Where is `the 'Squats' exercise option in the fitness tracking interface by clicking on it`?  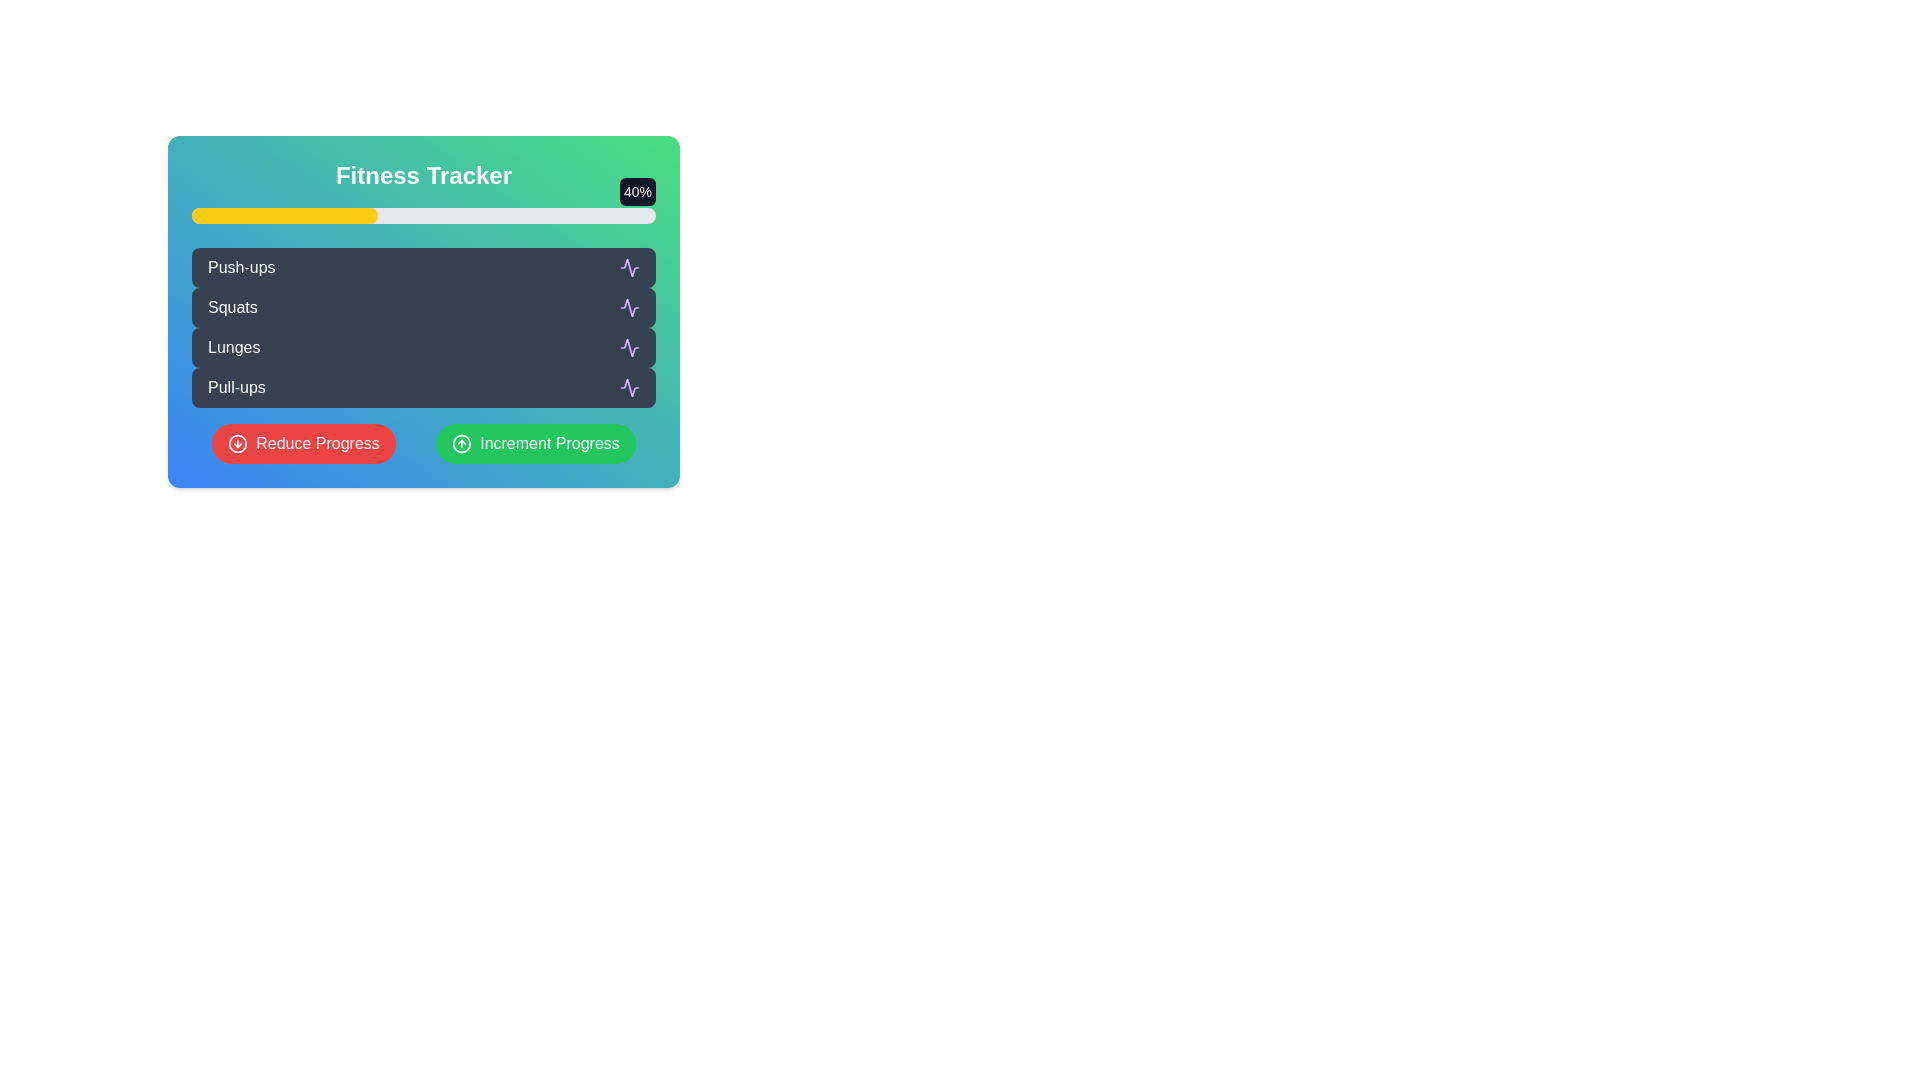 the 'Squats' exercise option in the fitness tracking interface by clicking on it is located at coordinates (422, 308).